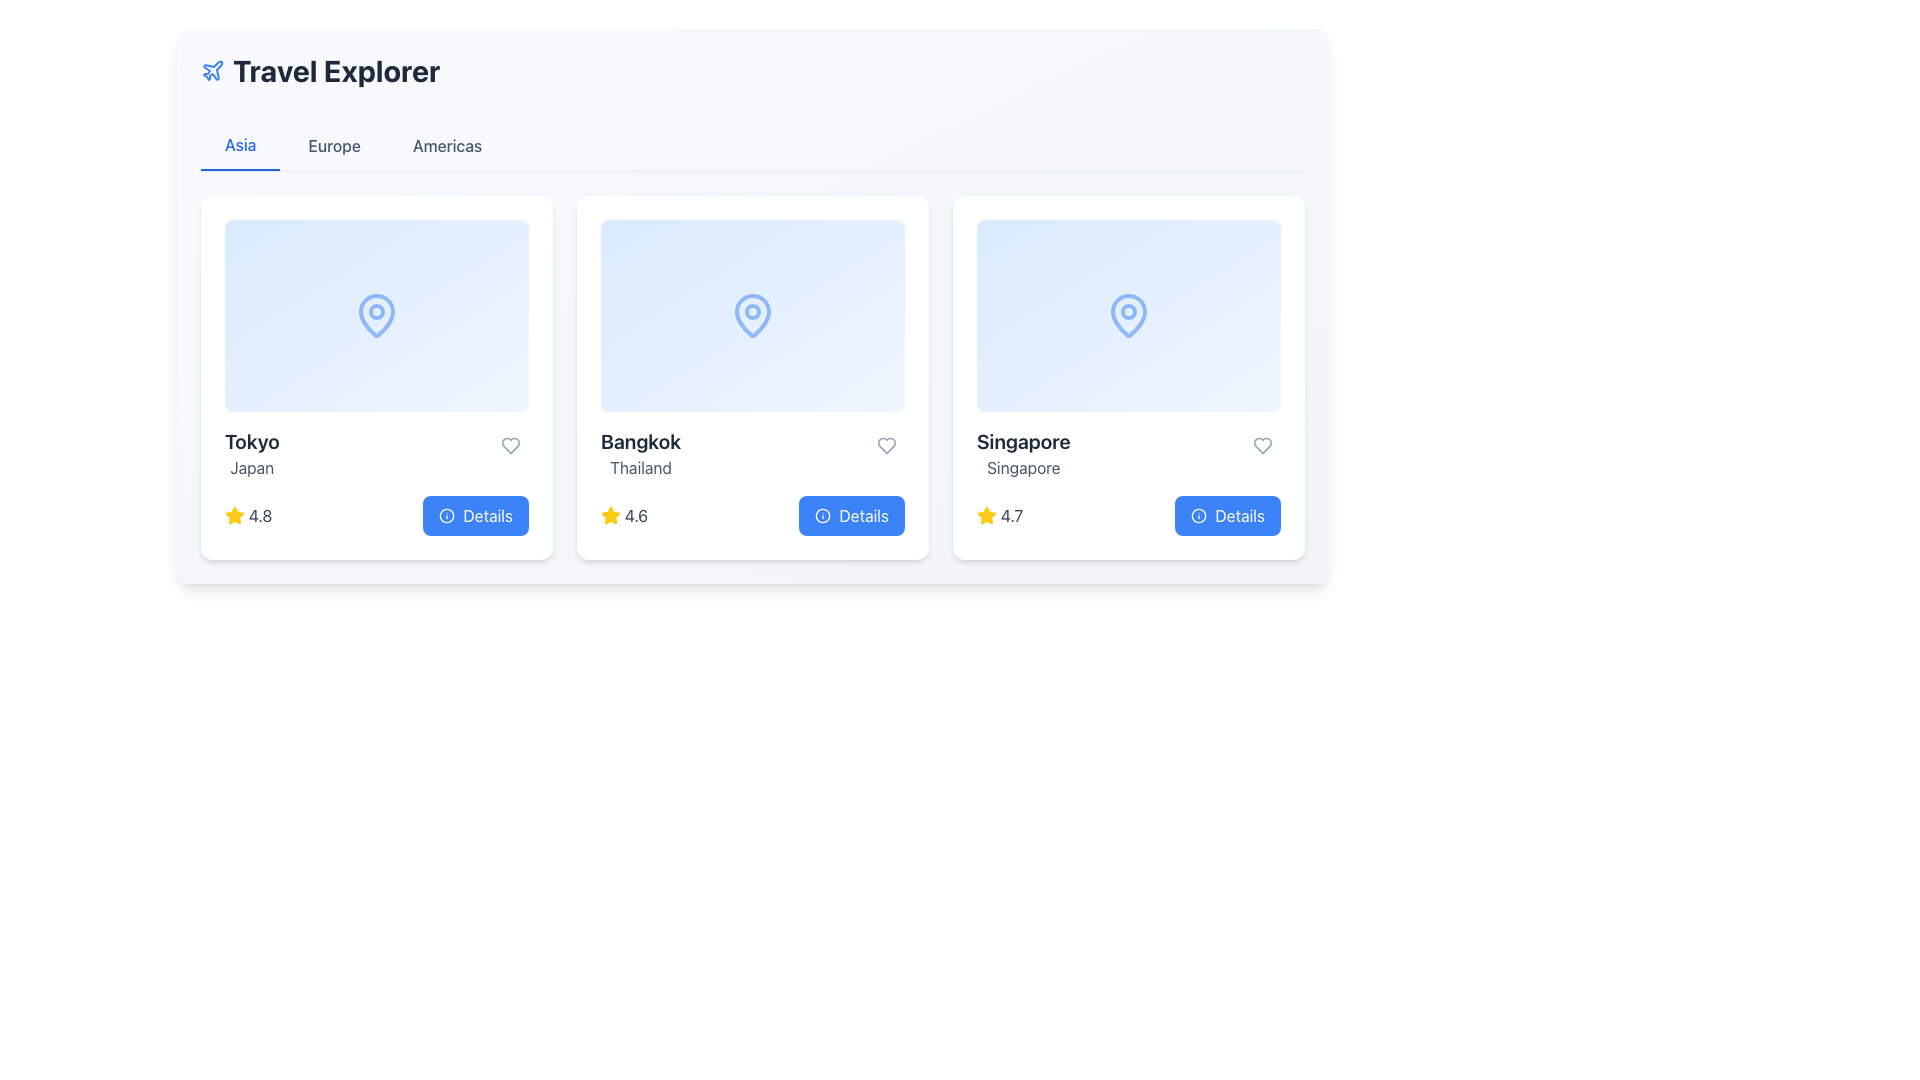 This screenshot has height=1080, width=1920. What do you see at coordinates (609, 514) in the screenshot?
I see `the five-point star icon in solid yellow, which indicates ratings or preferences, located below the text 'Bangkok' in the second card of a horizontally arranged list of three cards` at bounding box center [609, 514].